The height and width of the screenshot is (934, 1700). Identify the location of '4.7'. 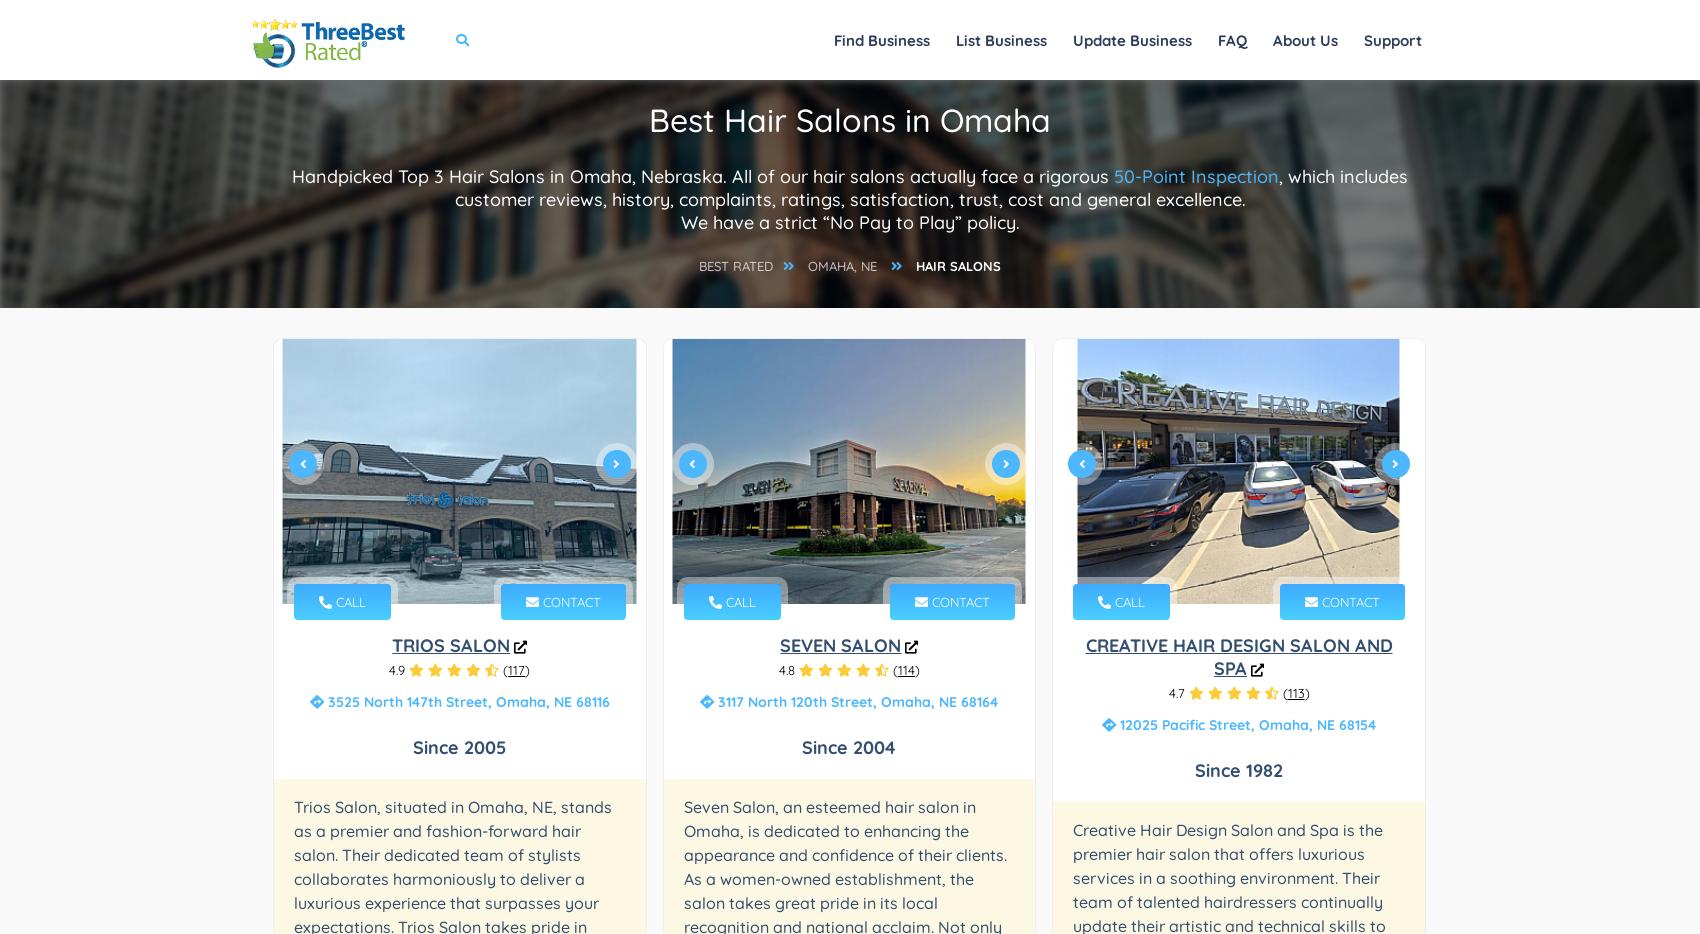
(1168, 692).